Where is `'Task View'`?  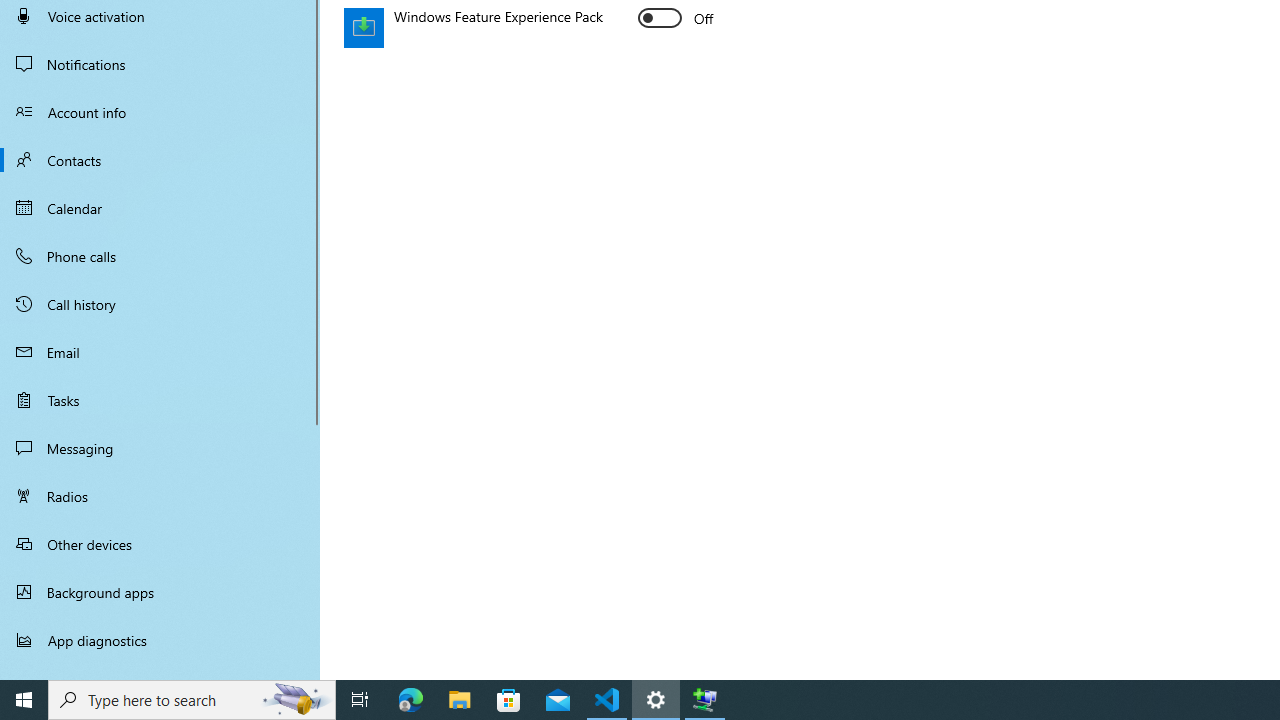 'Task View' is located at coordinates (359, 698).